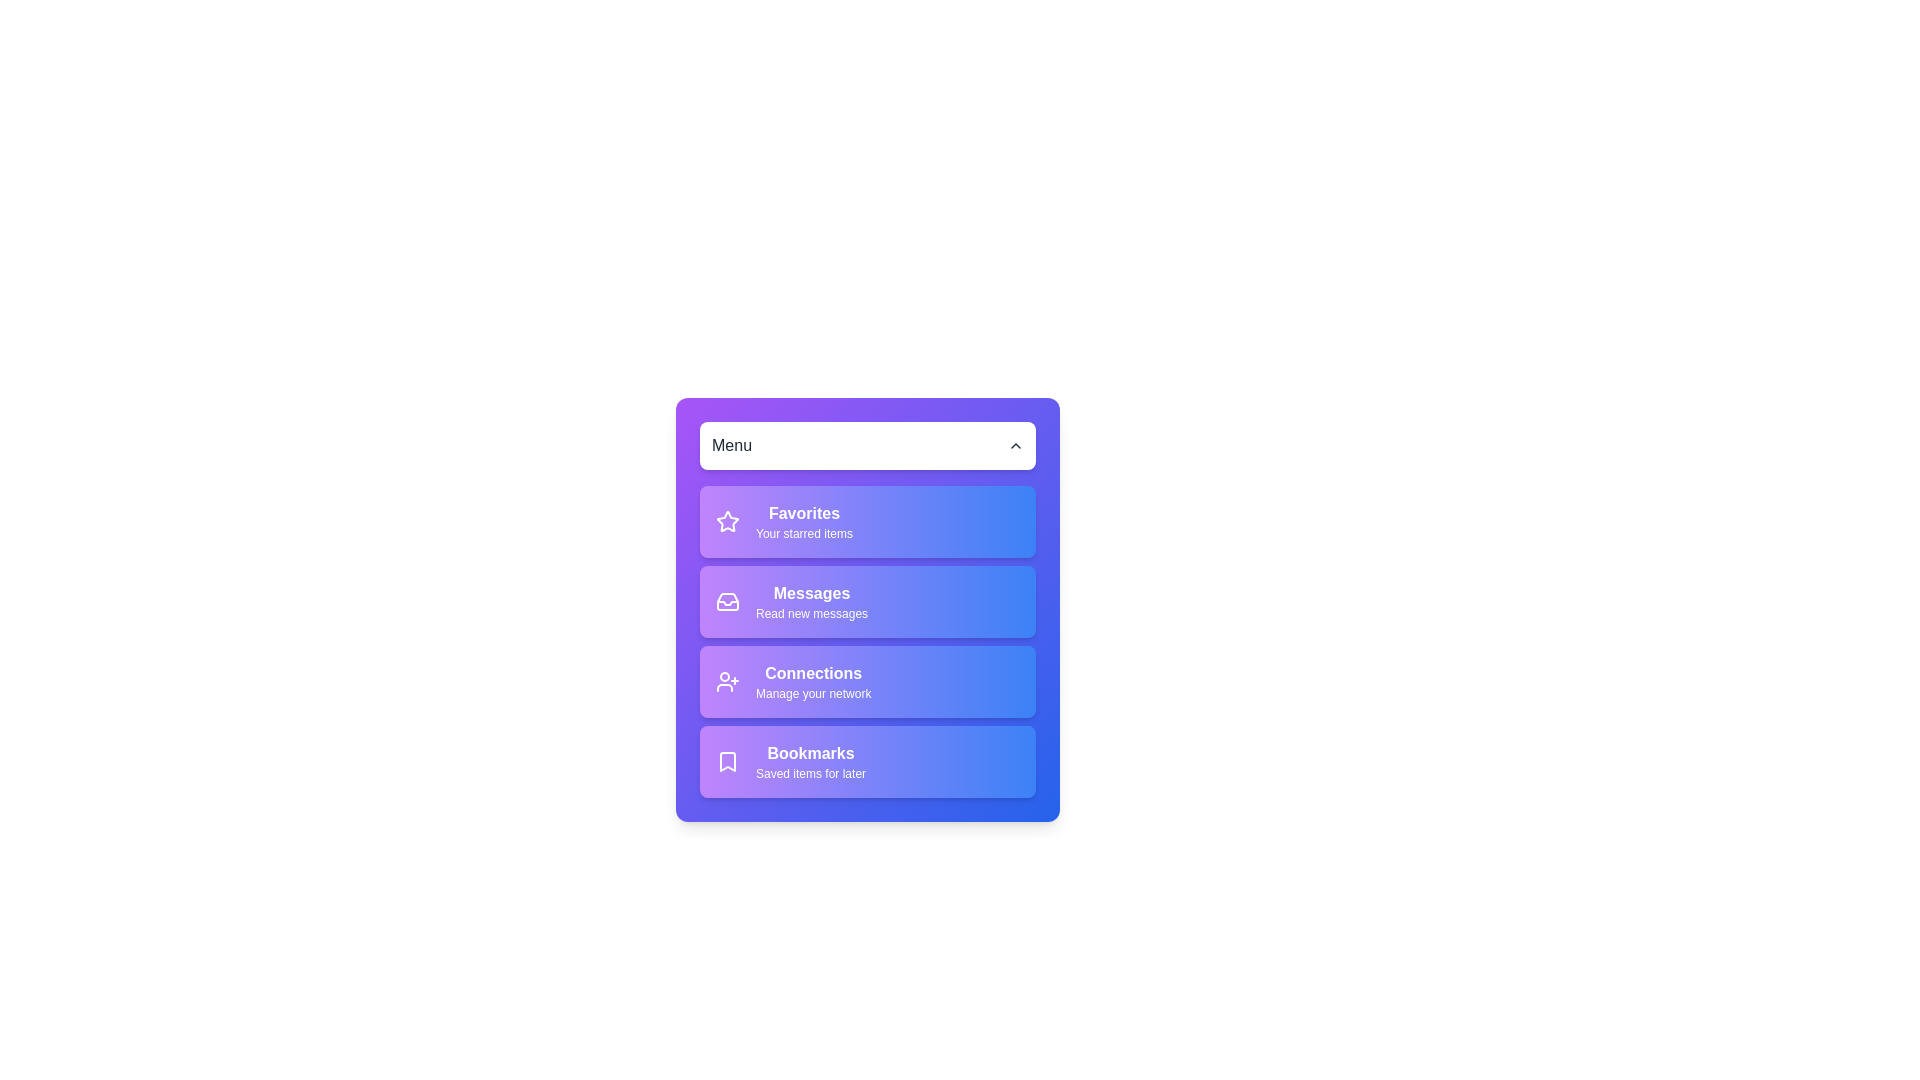  Describe the element at coordinates (868, 600) in the screenshot. I see `the menu item Messages by clicking on it` at that location.